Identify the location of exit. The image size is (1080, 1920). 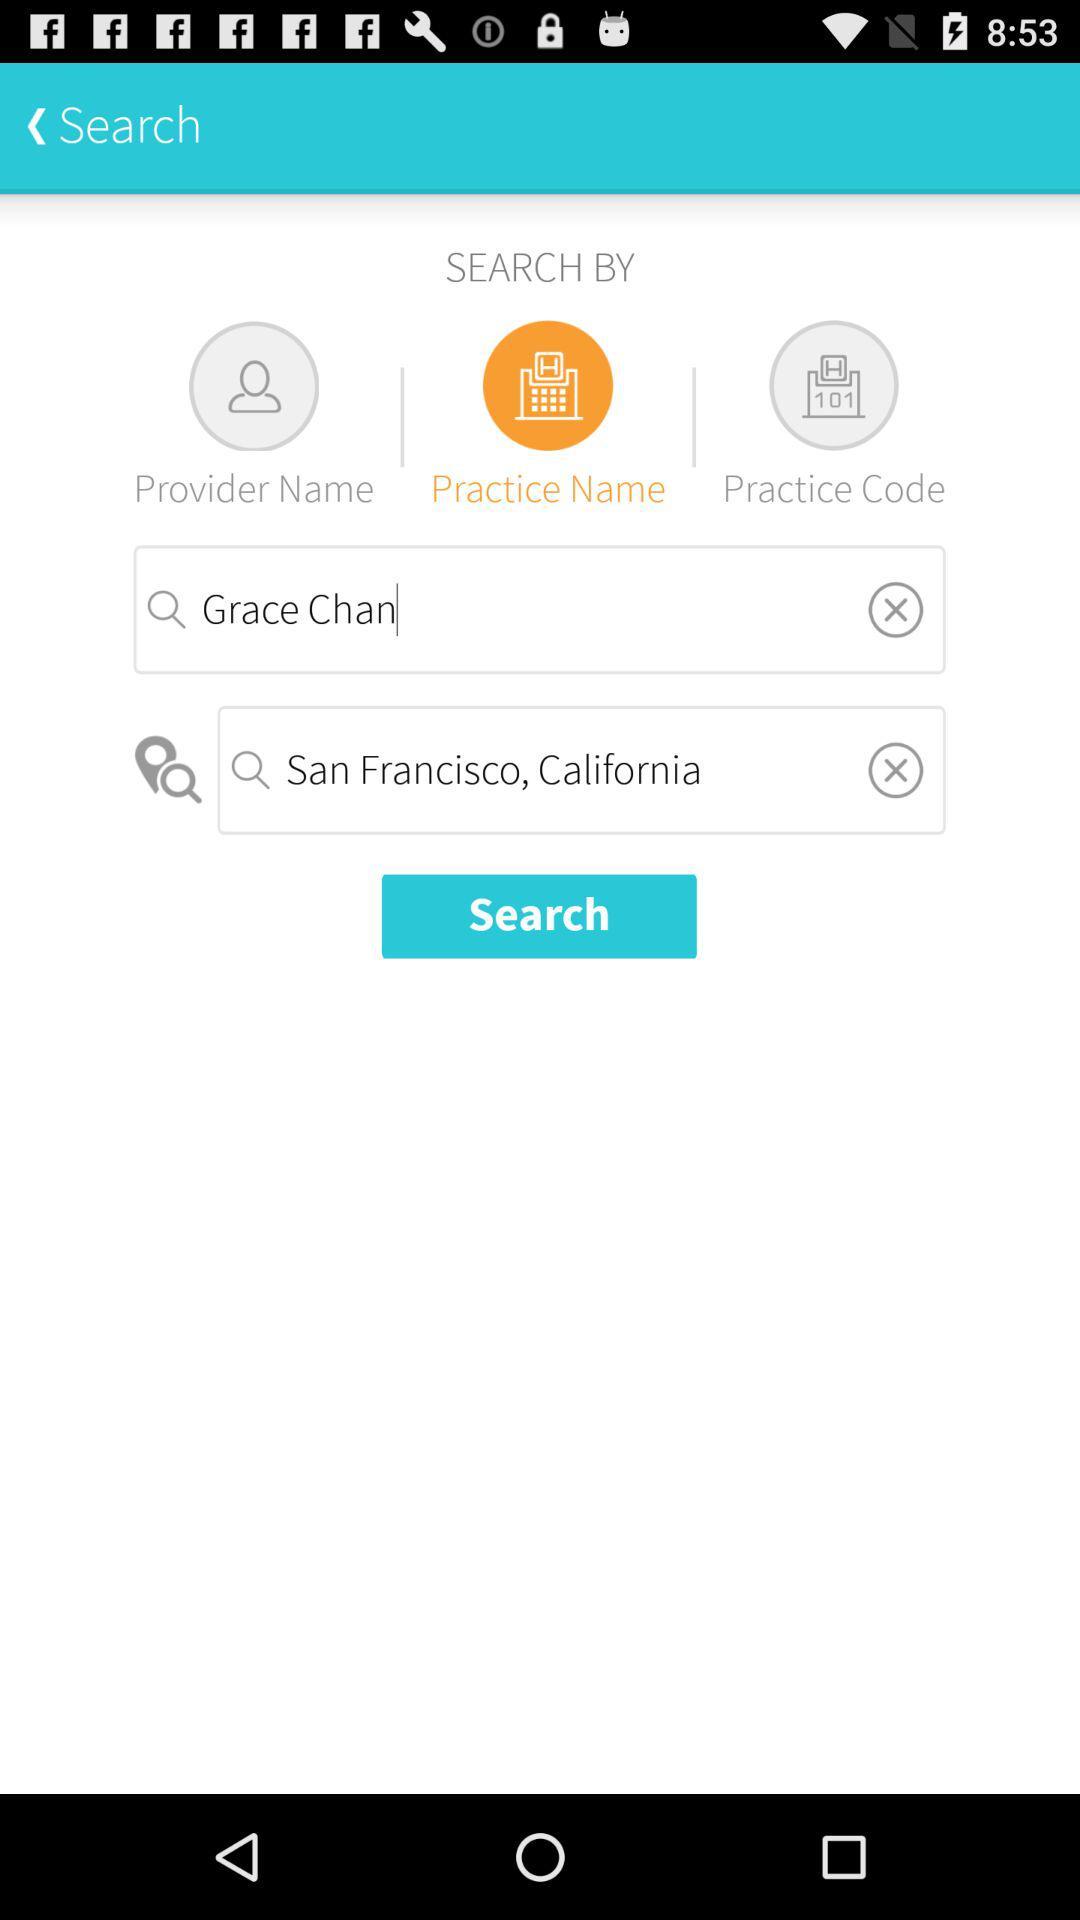
(894, 608).